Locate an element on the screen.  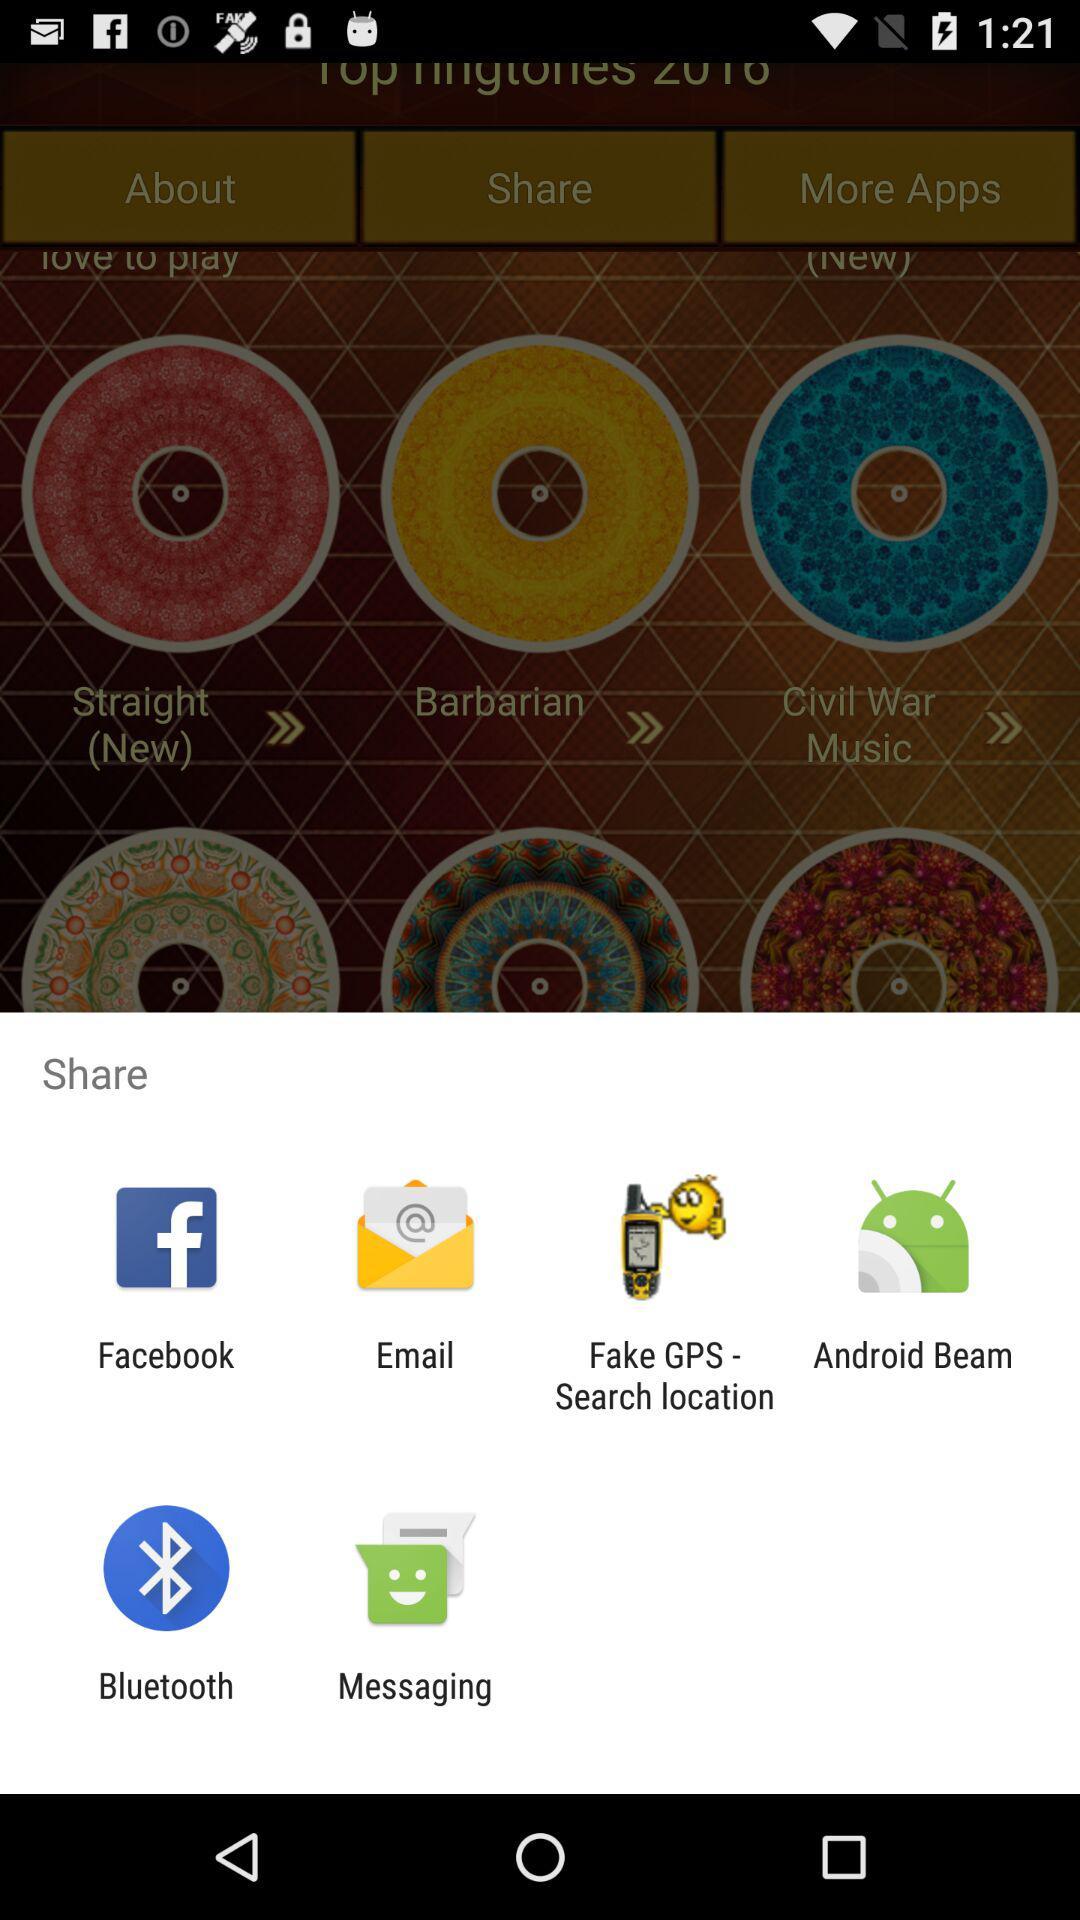
item to the left of android beam icon is located at coordinates (664, 1374).